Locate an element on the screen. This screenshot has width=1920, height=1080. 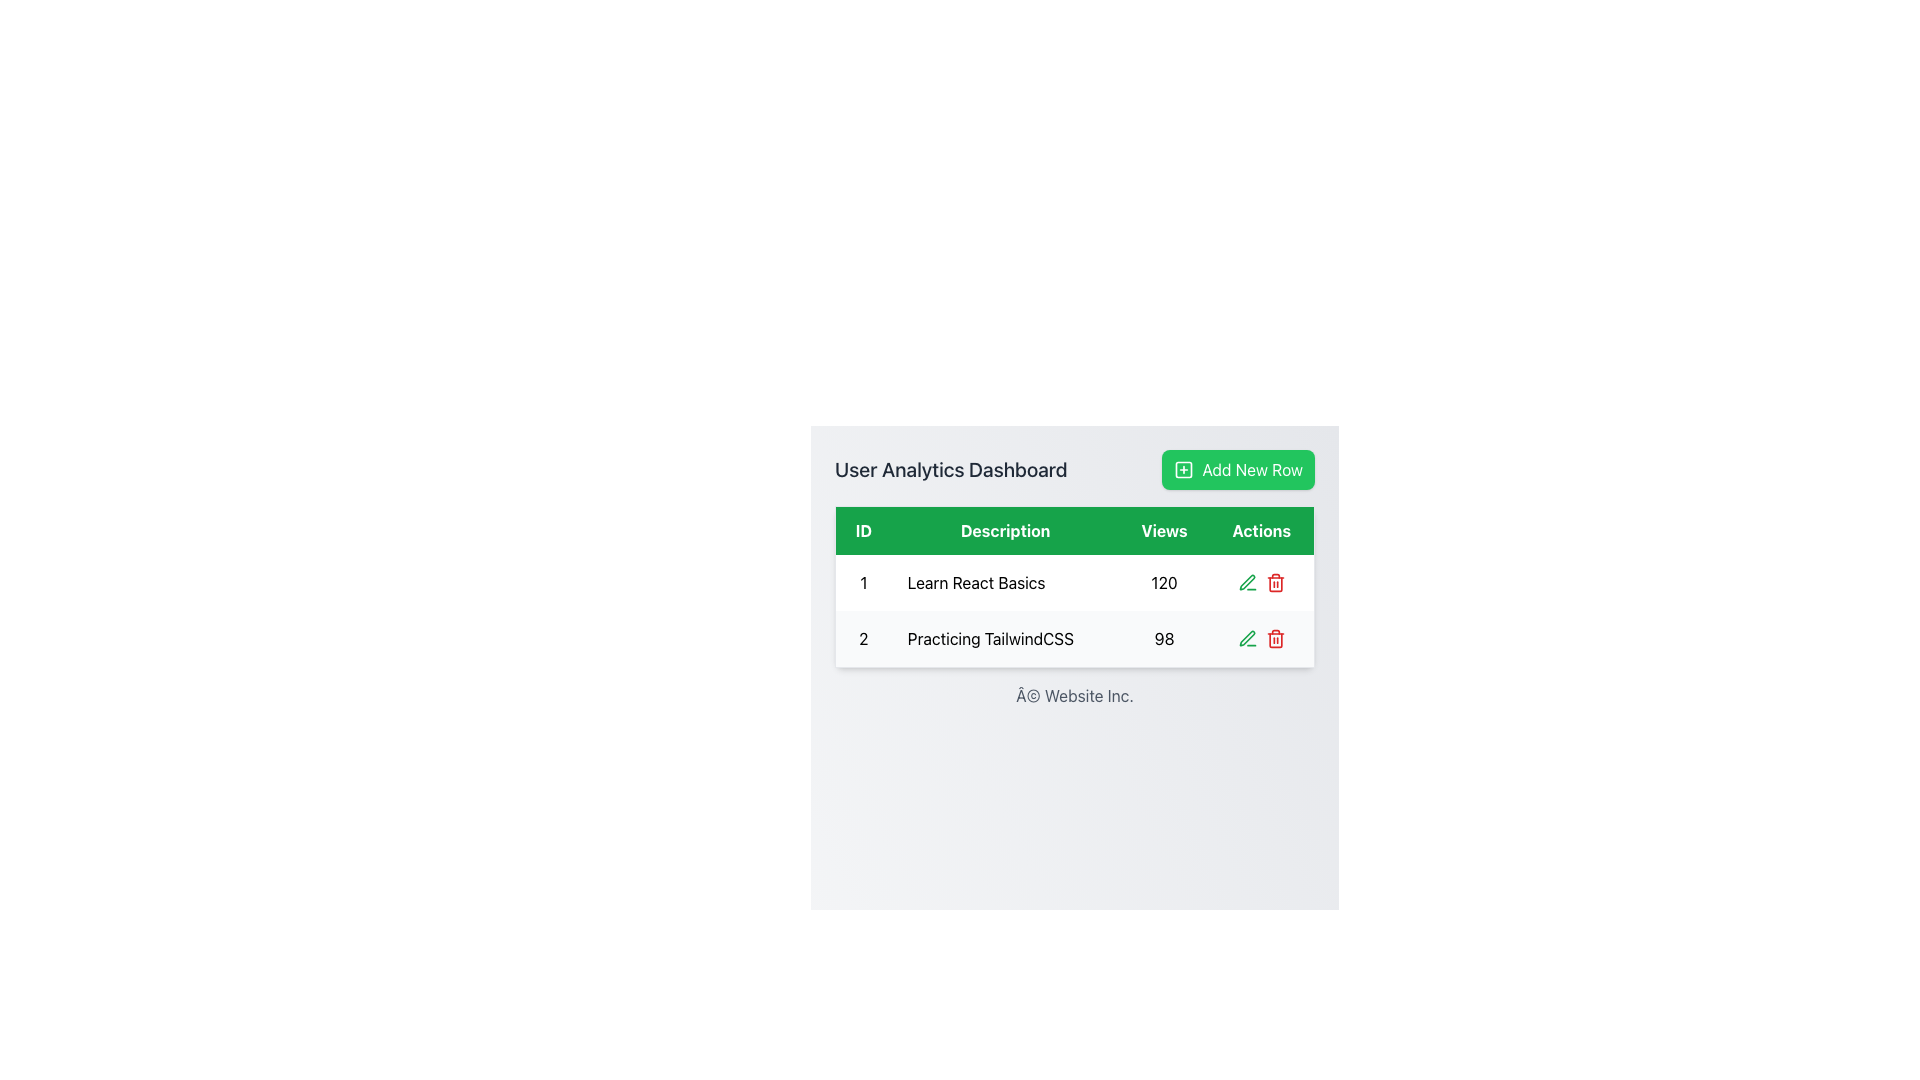
the text display showing the number '120' under the 'Views' column in the first data row of the table is located at coordinates (1164, 582).